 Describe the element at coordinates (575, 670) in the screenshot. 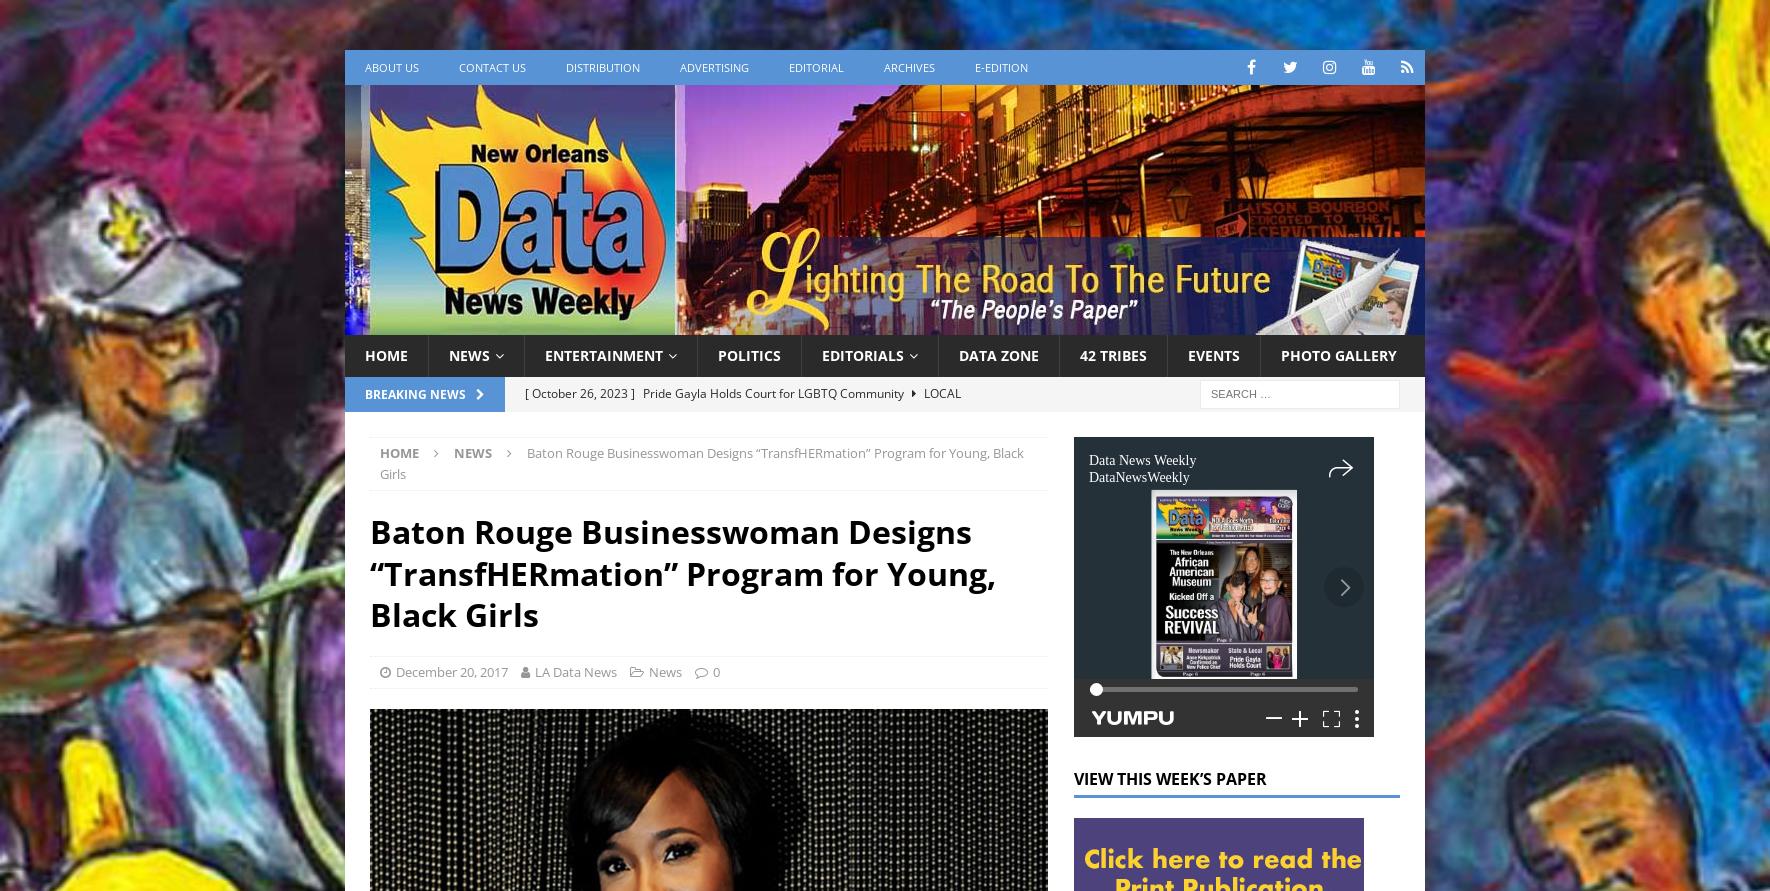

I see `'LA Data News'` at that location.